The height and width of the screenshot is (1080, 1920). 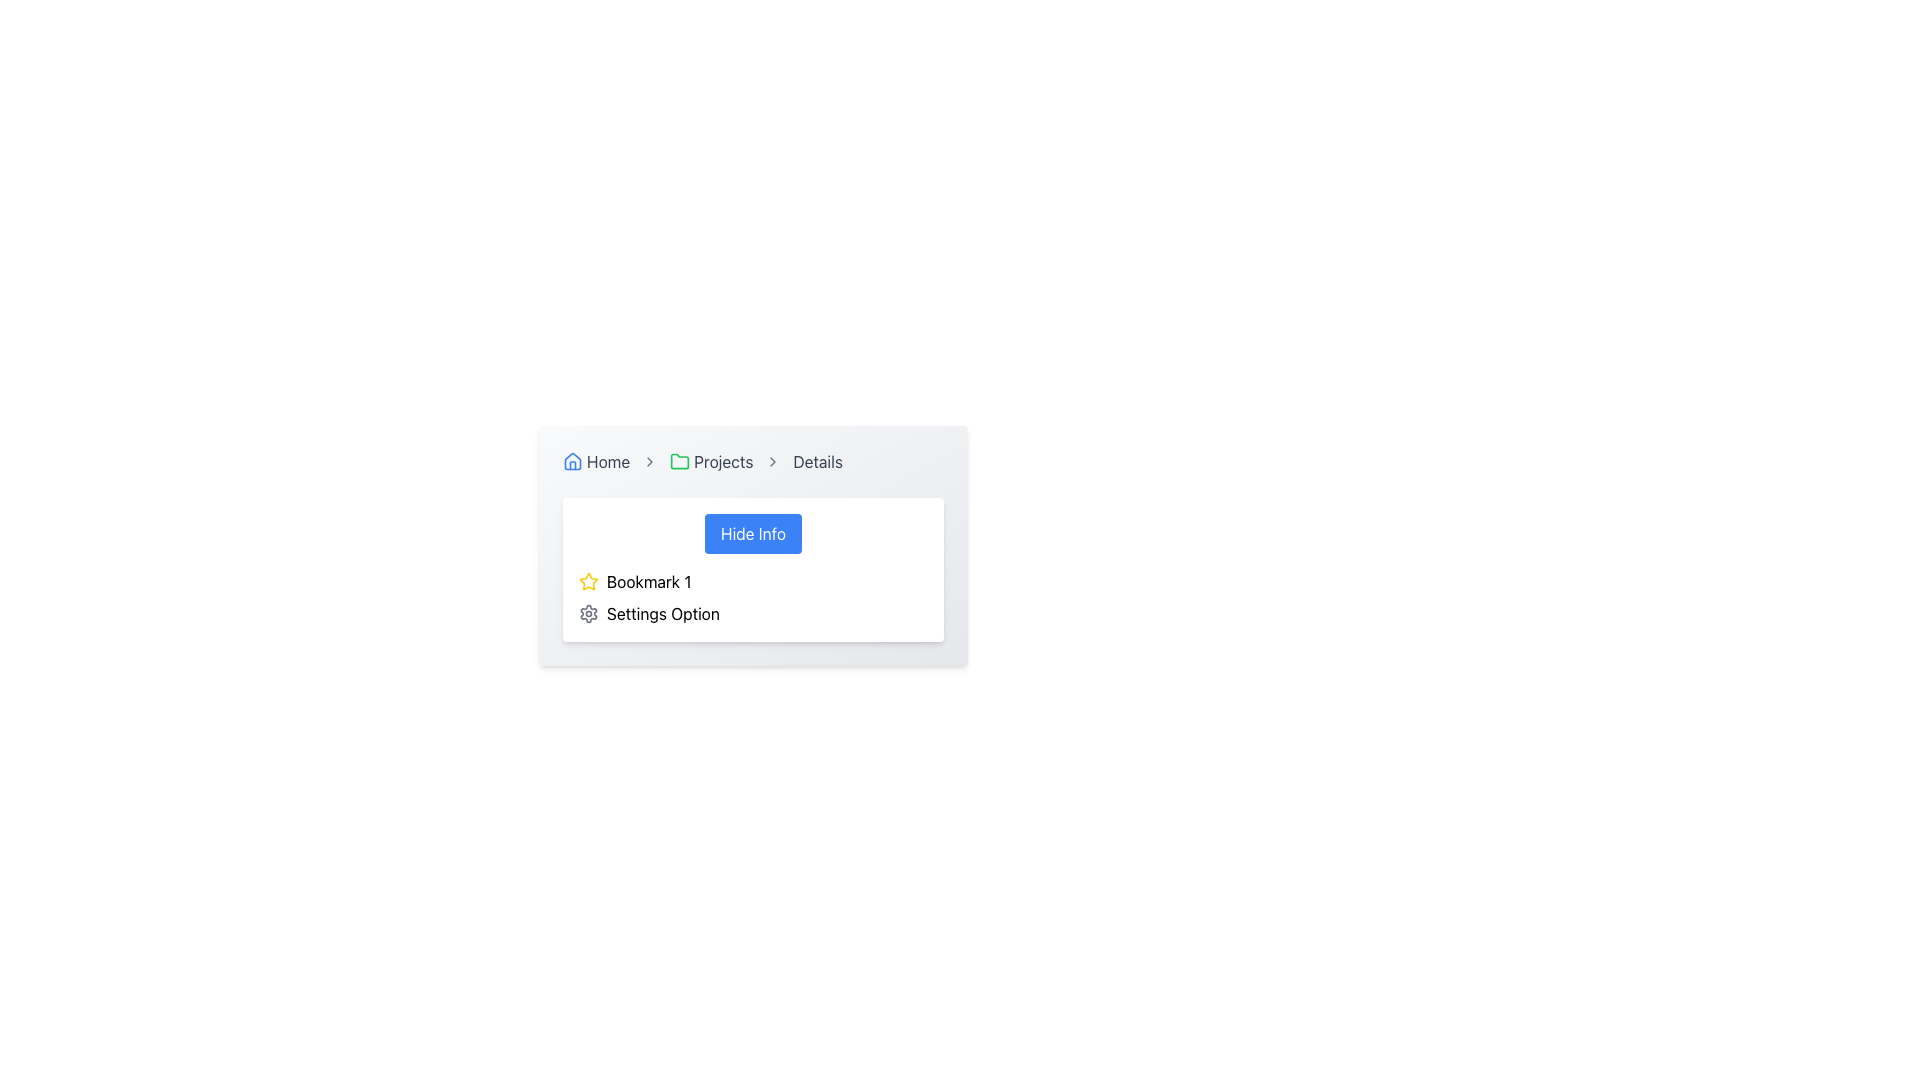 I want to click on the right chevron arrow icon in the breadcrumb navigation bar, which is positioned between the 'Projects' and 'Details' labels, so click(x=772, y=462).